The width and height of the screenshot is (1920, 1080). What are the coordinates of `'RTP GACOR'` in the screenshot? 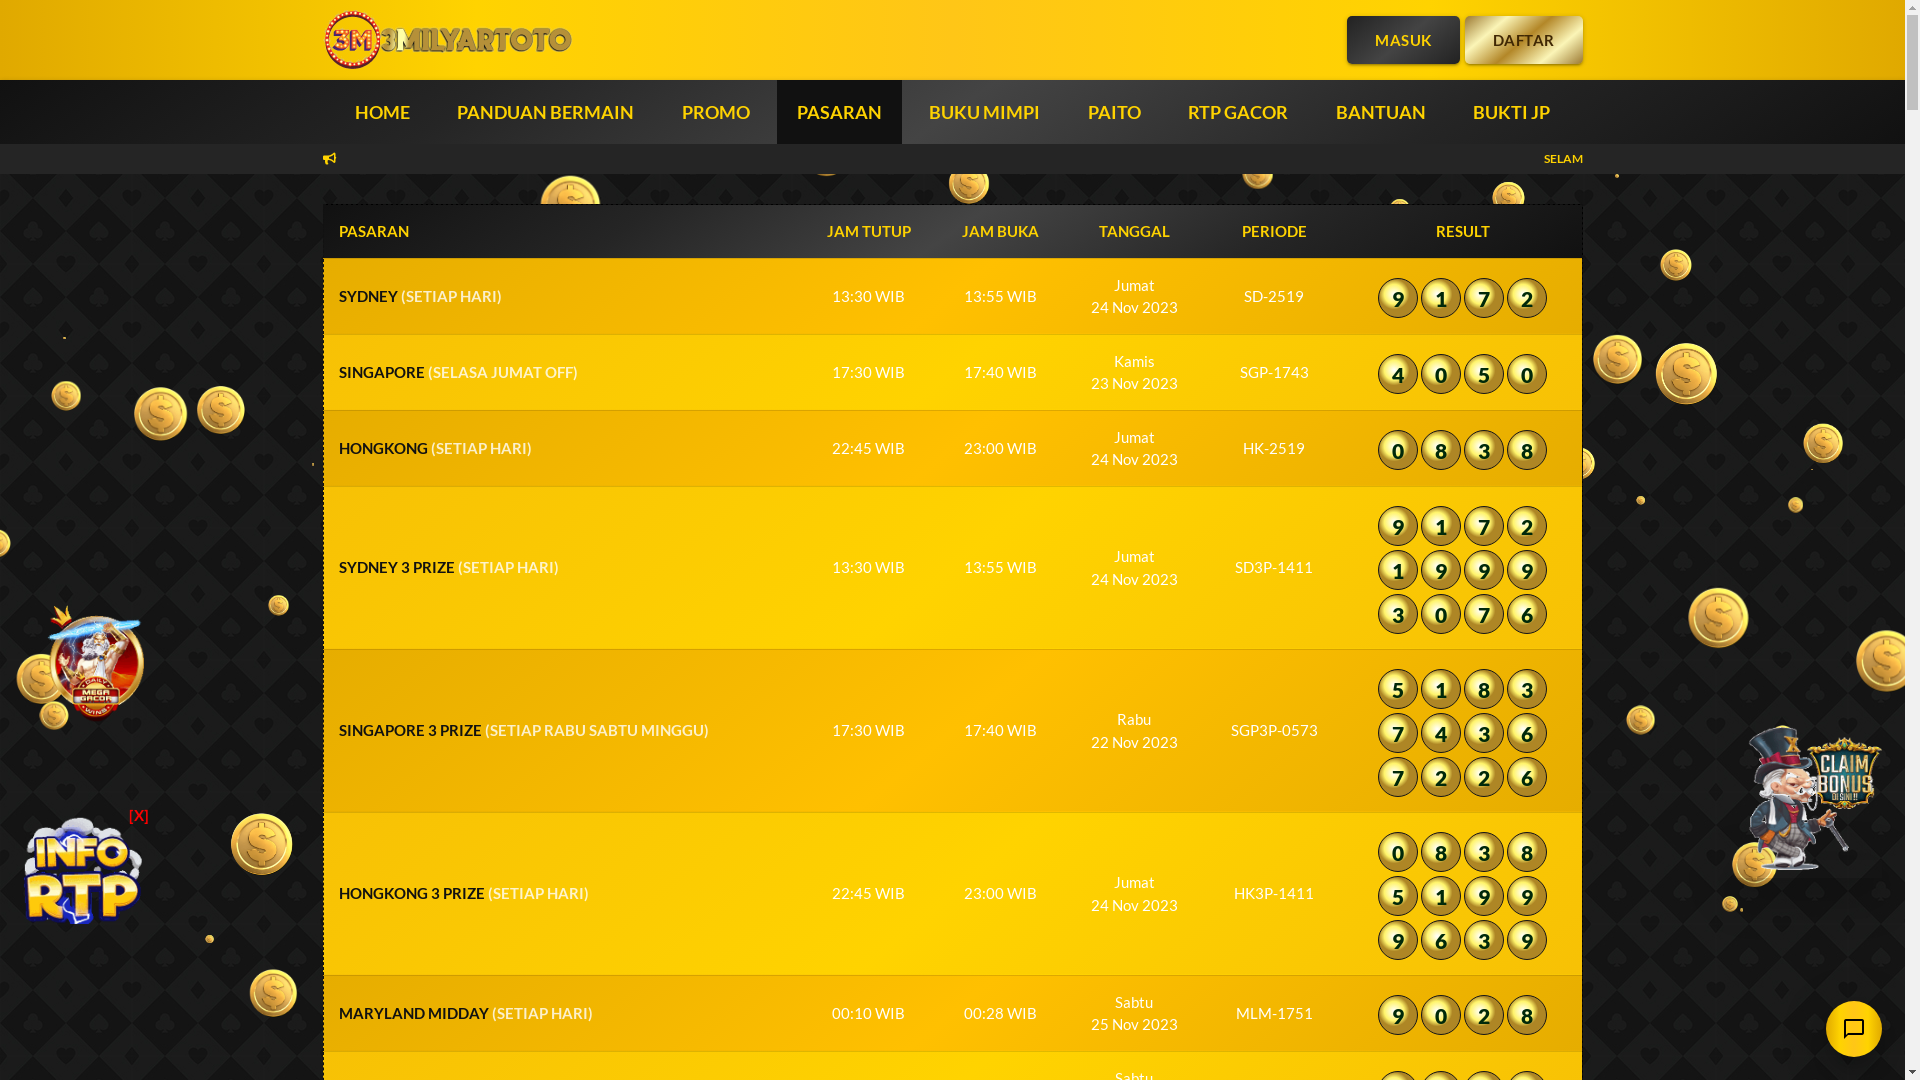 It's located at (1237, 111).